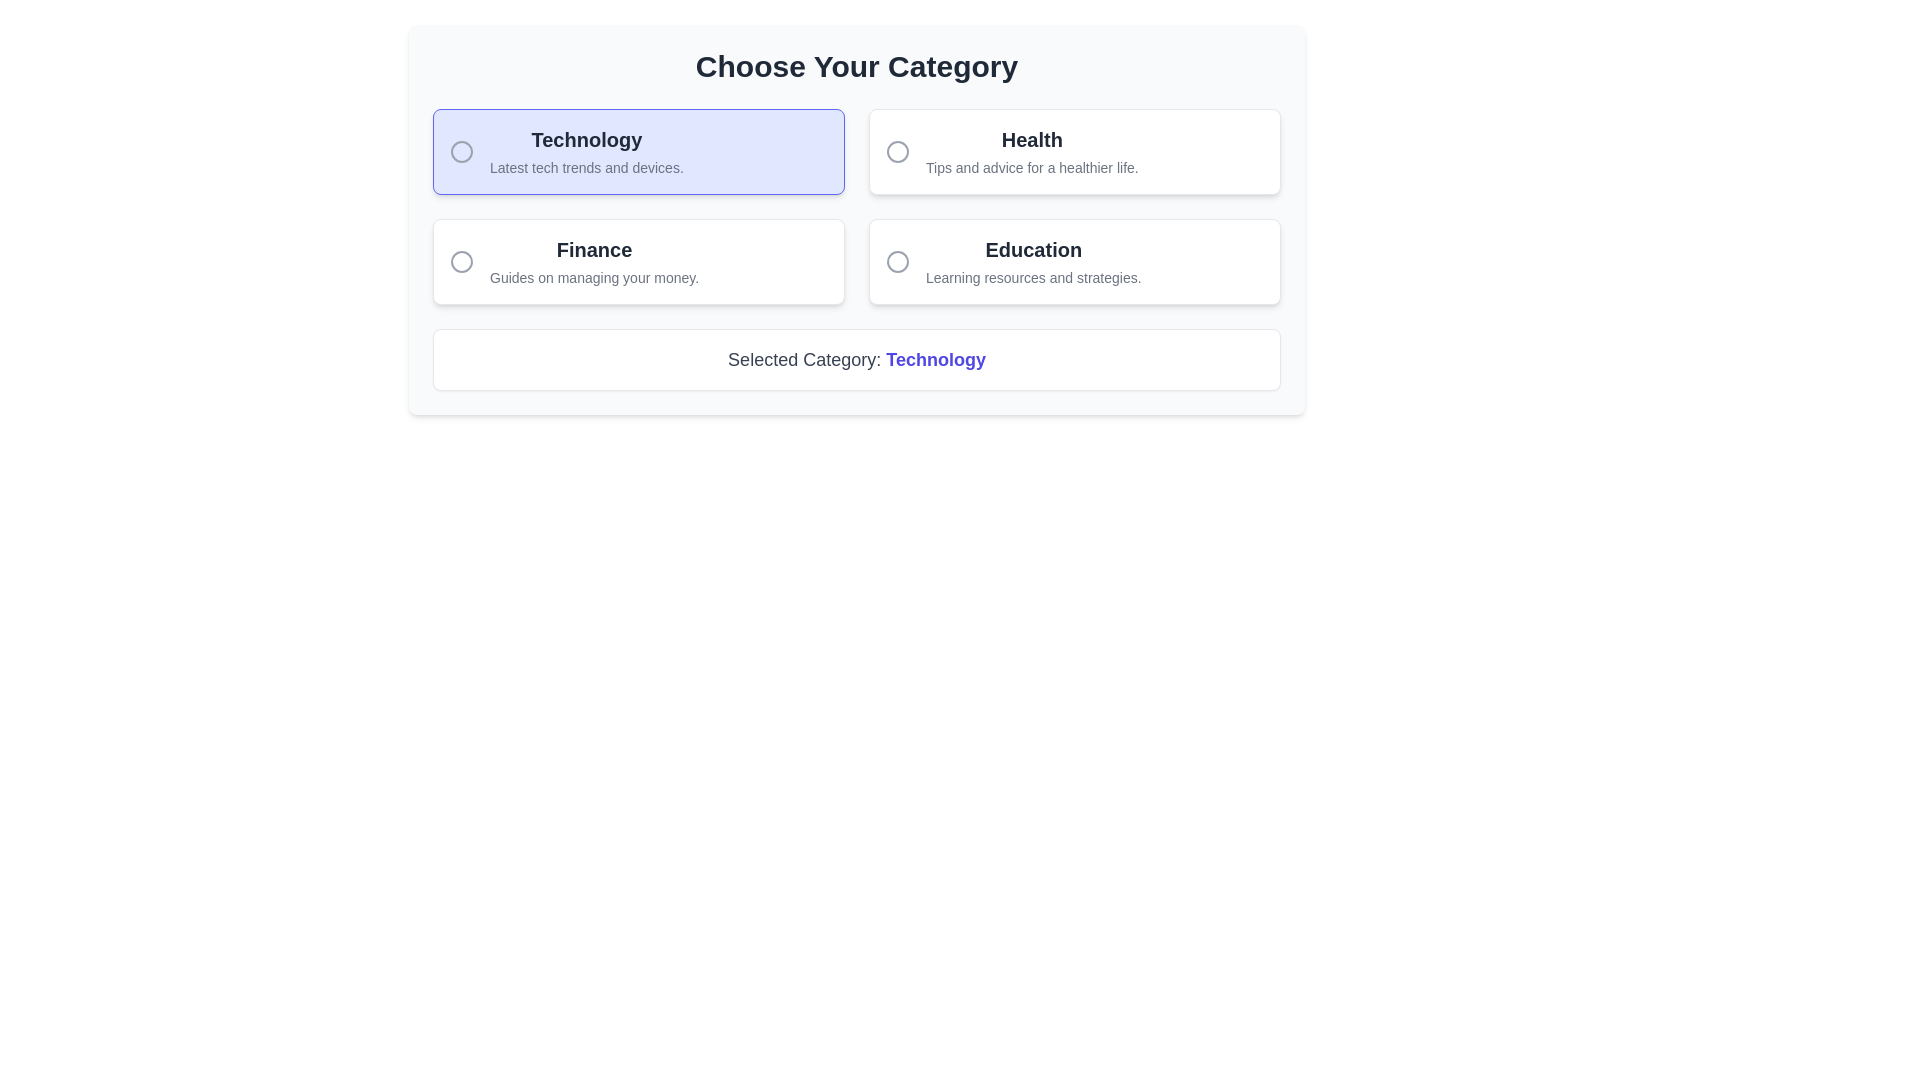  Describe the element at coordinates (593, 277) in the screenshot. I see `the text label reading 'Guides on managing your money.' located below the 'Finance' header in the category selection area` at that location.